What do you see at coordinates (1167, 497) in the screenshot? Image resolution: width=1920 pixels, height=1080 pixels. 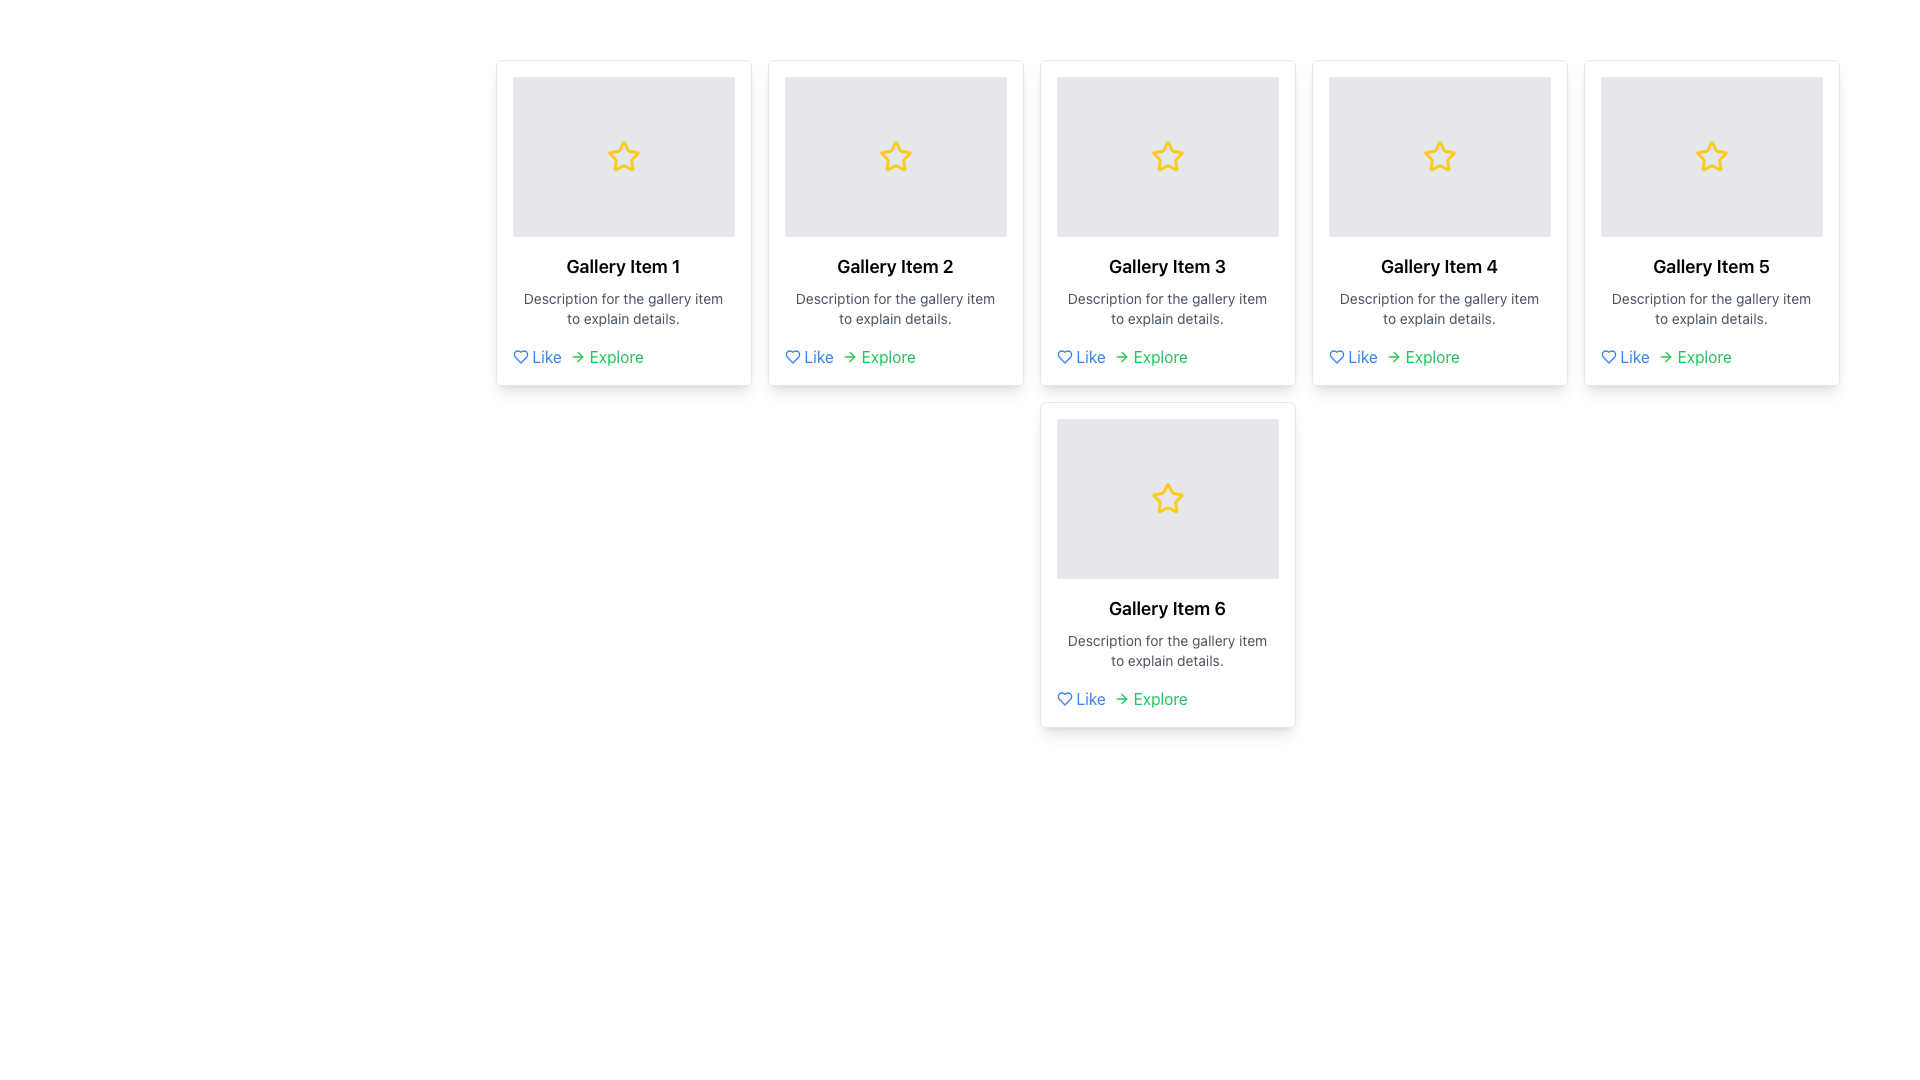 I see `the yellow star icon with a hollow center located in the preview area of the card labeled 'Gallery Item 6', which is the first card in the bottom row of the grid layout` at bounding box center [1167, 497].